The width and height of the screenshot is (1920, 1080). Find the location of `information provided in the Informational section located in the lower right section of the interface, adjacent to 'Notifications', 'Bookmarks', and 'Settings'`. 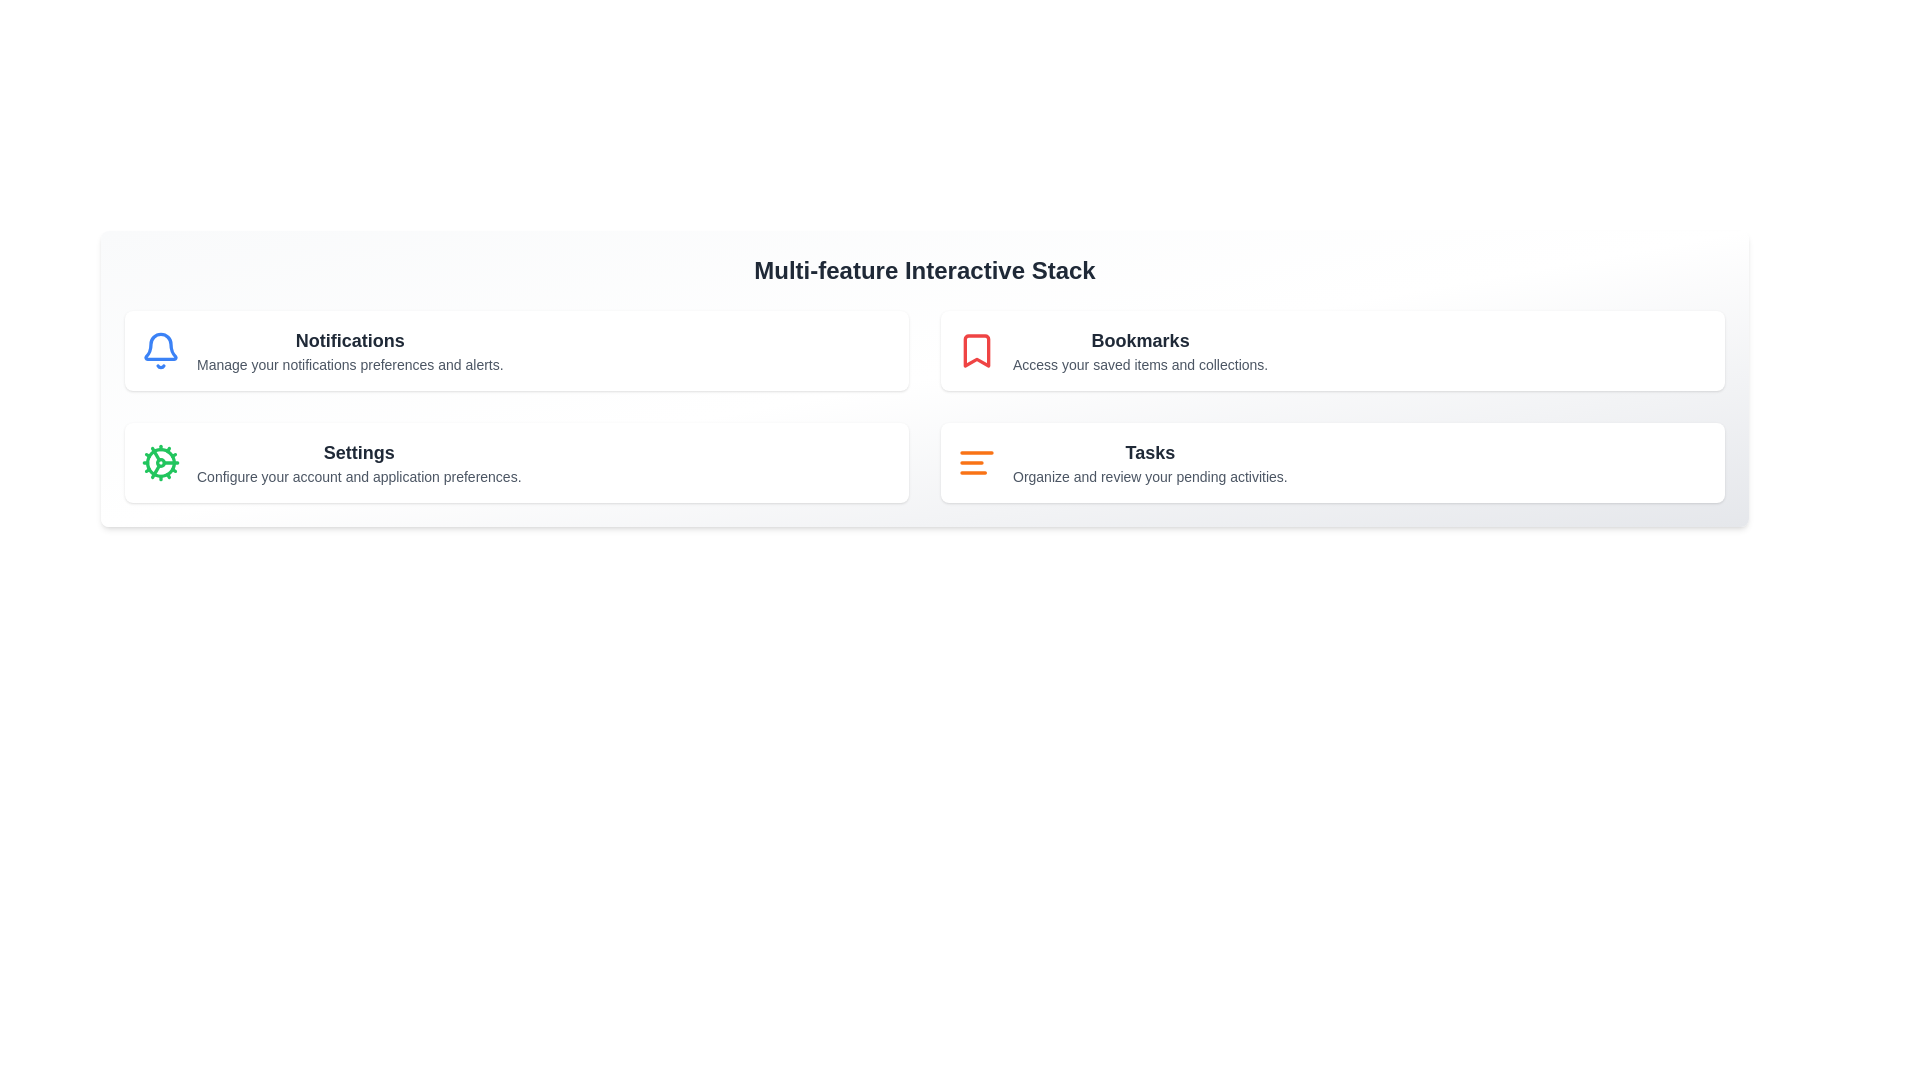

information provided in the Informational section located in the lower right section of the interface, adjacent to 'Notifications', 'Bookmarks', and 'Settings' is located at coordinates (1333, 462).